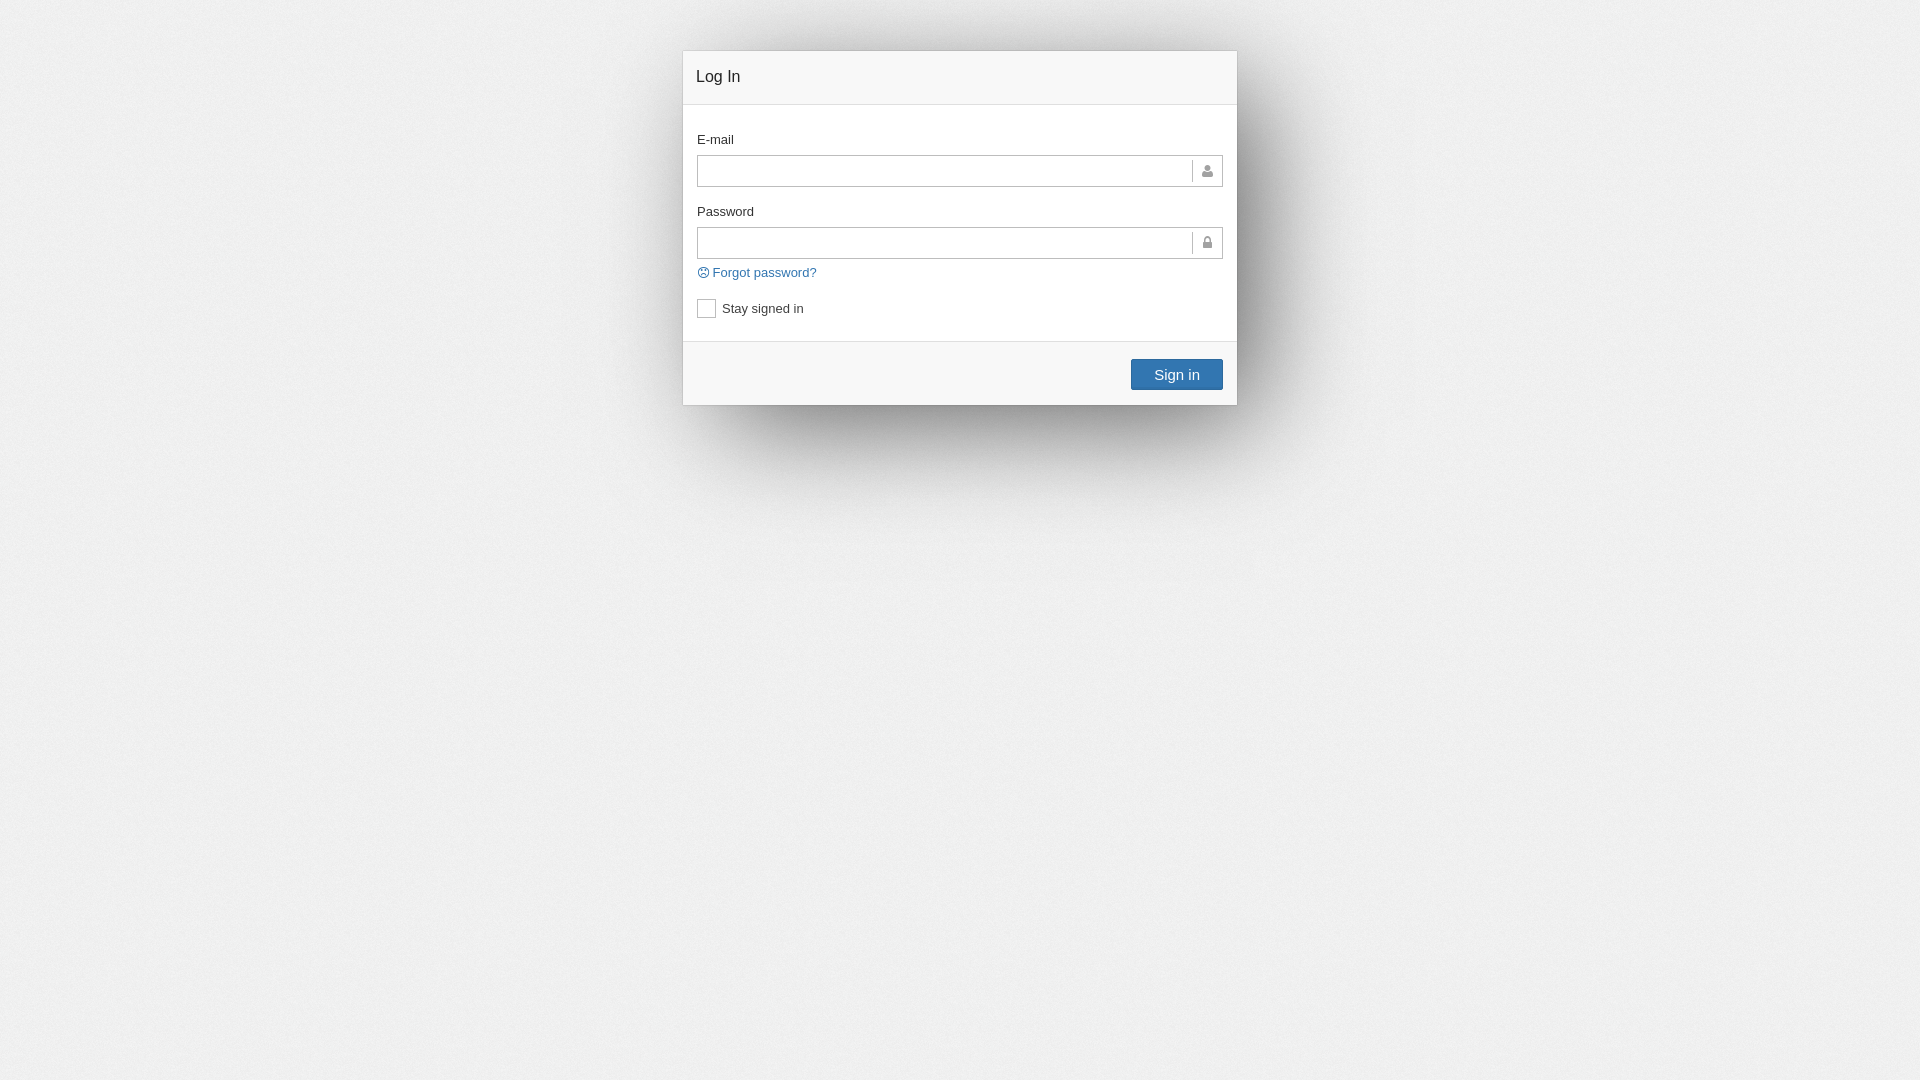 The width and height of the screenshot is (1920, 1080). What do you see at coordinates (756, 272) in the screenshot?
I see `'Forgot password?'` at bounding box center [756, 272].